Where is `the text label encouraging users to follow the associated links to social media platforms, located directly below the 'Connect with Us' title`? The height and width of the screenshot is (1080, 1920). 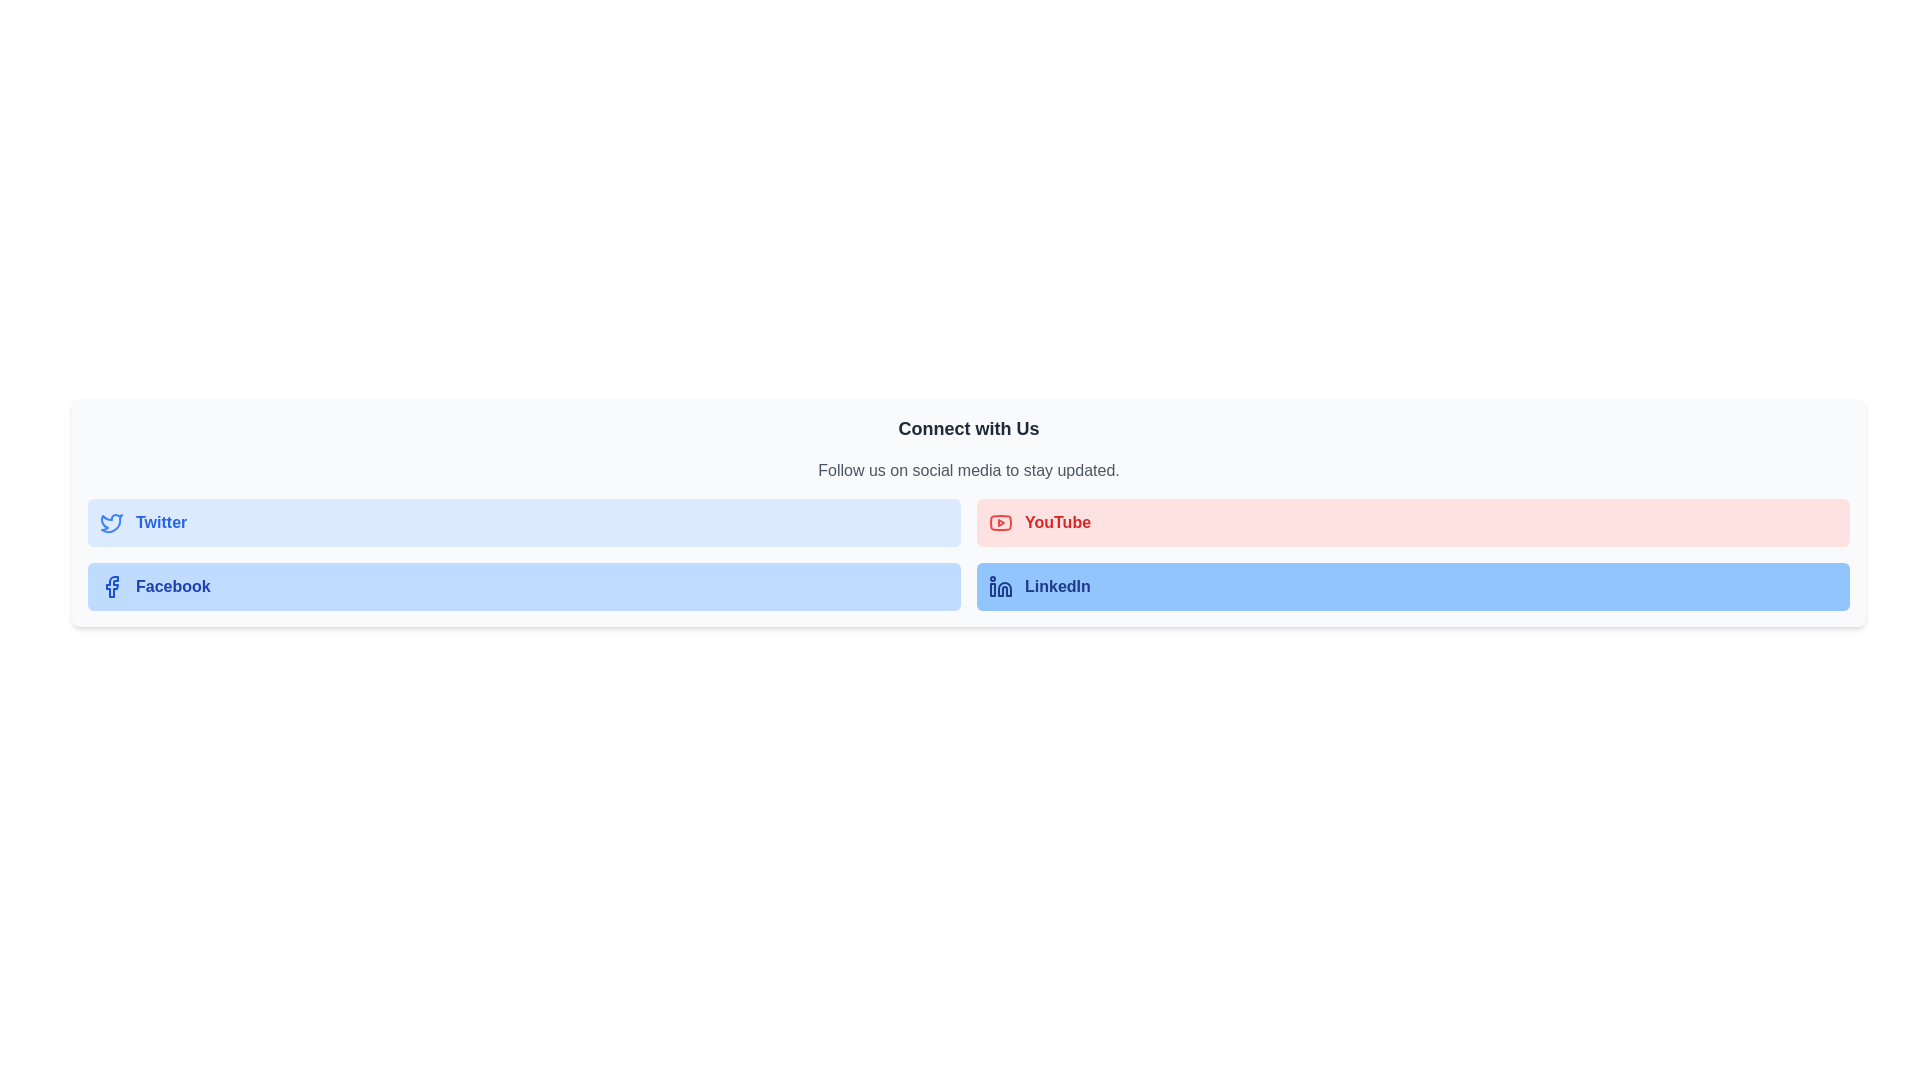
the text label encouraging users to follow the associated links to social media platforms, located directly below the 'Connect with Us' title is located at coordinates (969, 470).